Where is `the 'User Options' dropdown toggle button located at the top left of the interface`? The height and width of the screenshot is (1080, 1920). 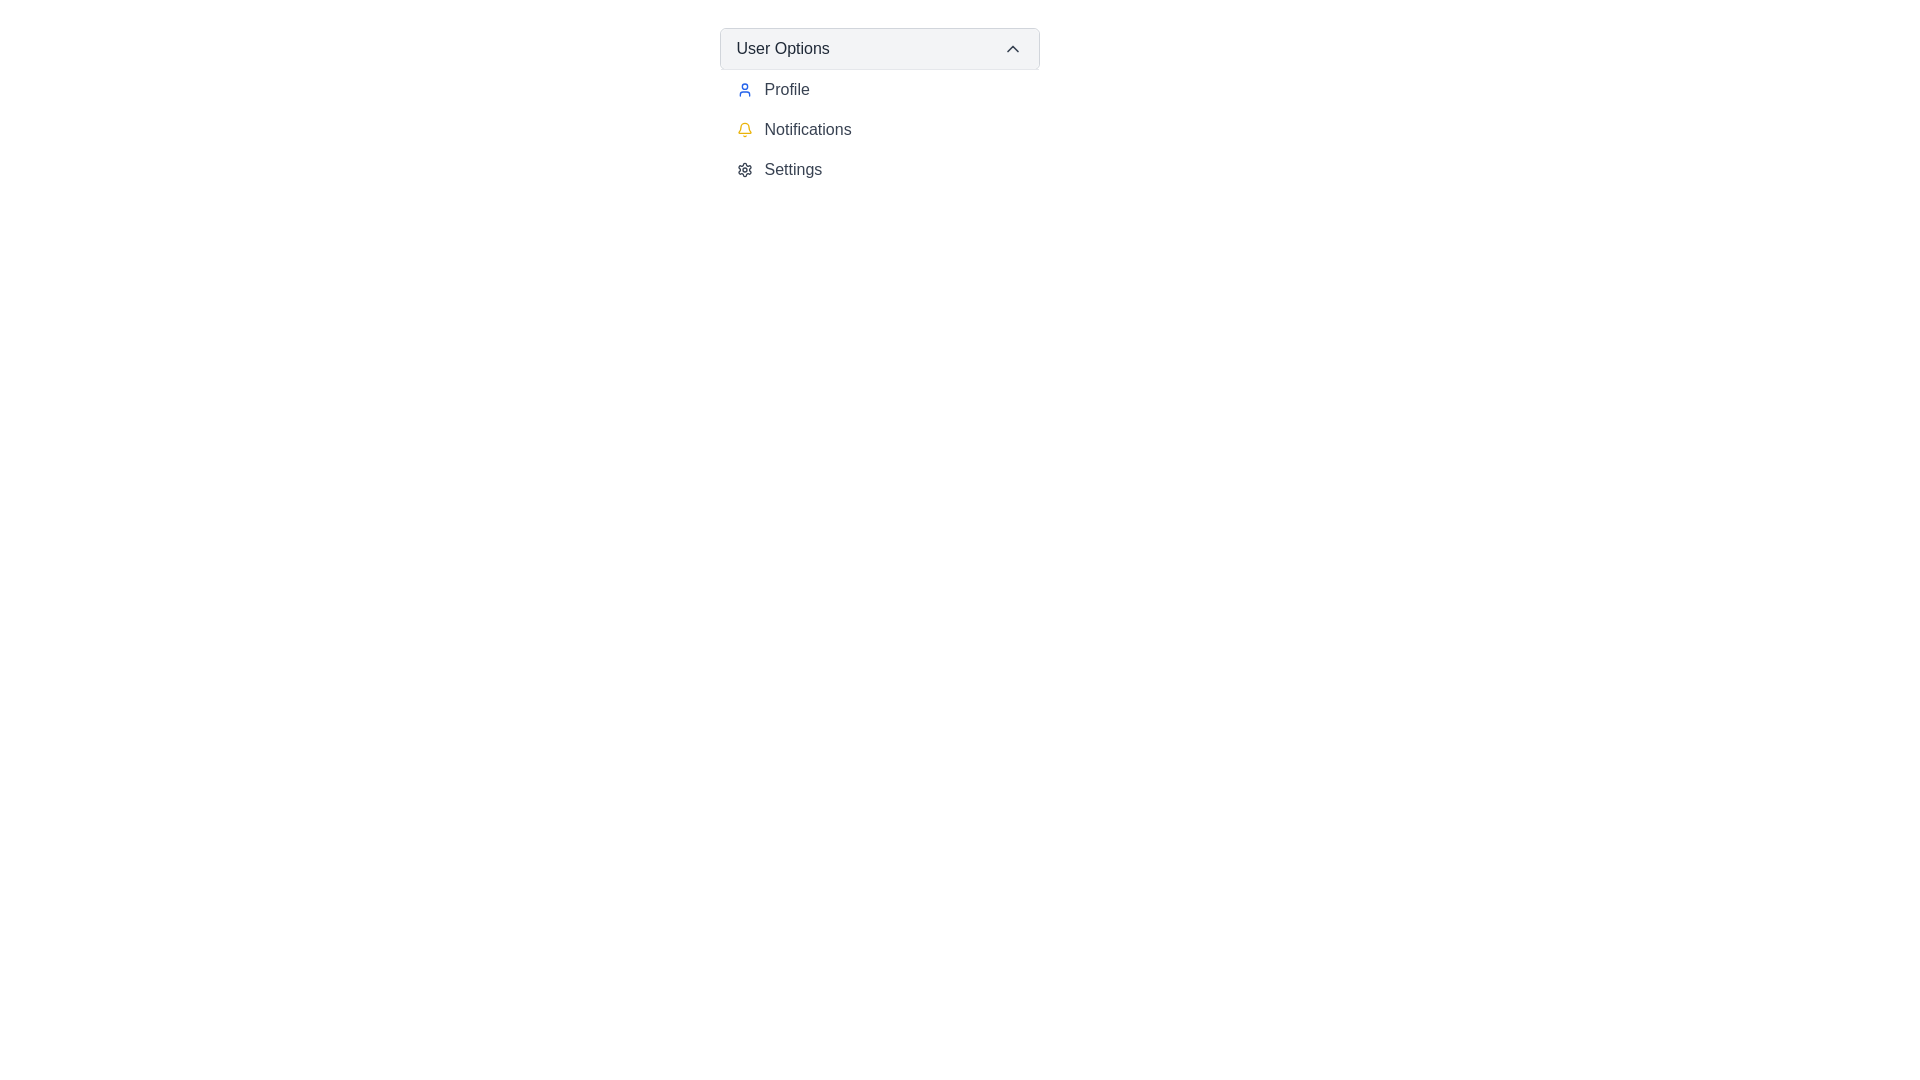
the 'User Options' dropdown toggle button located at the top left of the interface is located at coordinates (879, 48).